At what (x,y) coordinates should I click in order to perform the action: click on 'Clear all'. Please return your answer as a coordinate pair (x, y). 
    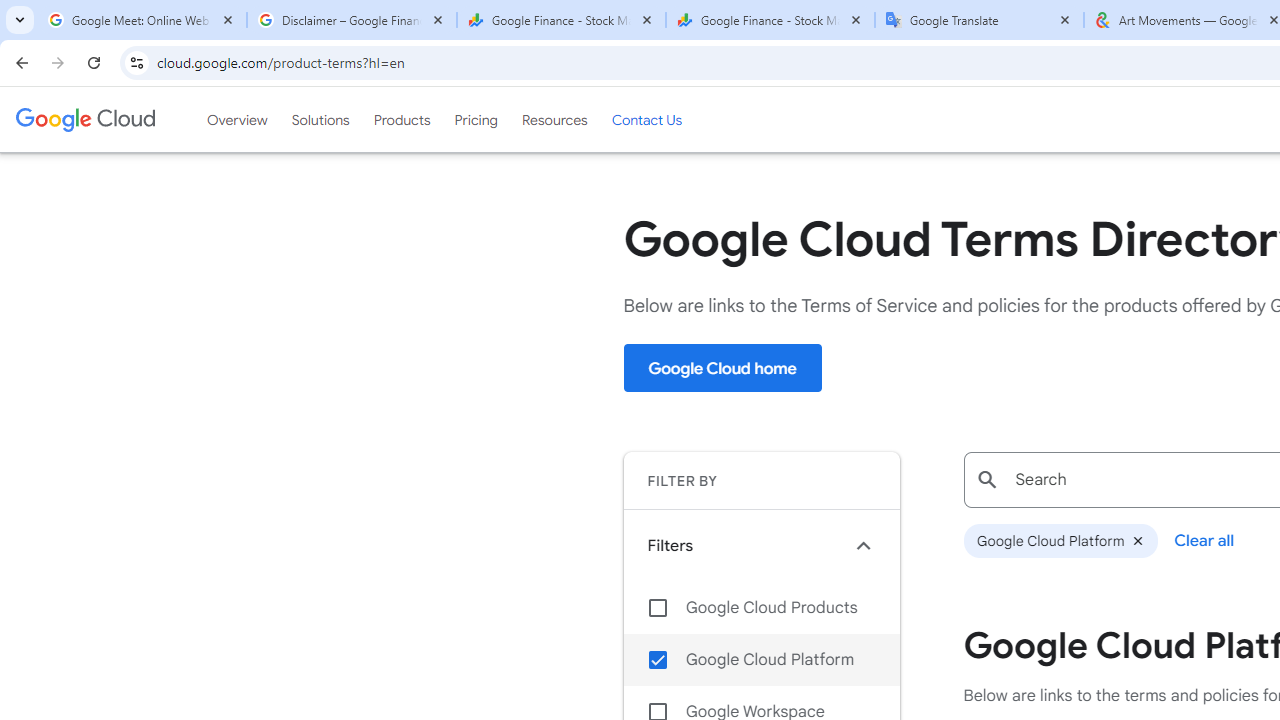
    Looking at the image, I should click on (1203, 540).